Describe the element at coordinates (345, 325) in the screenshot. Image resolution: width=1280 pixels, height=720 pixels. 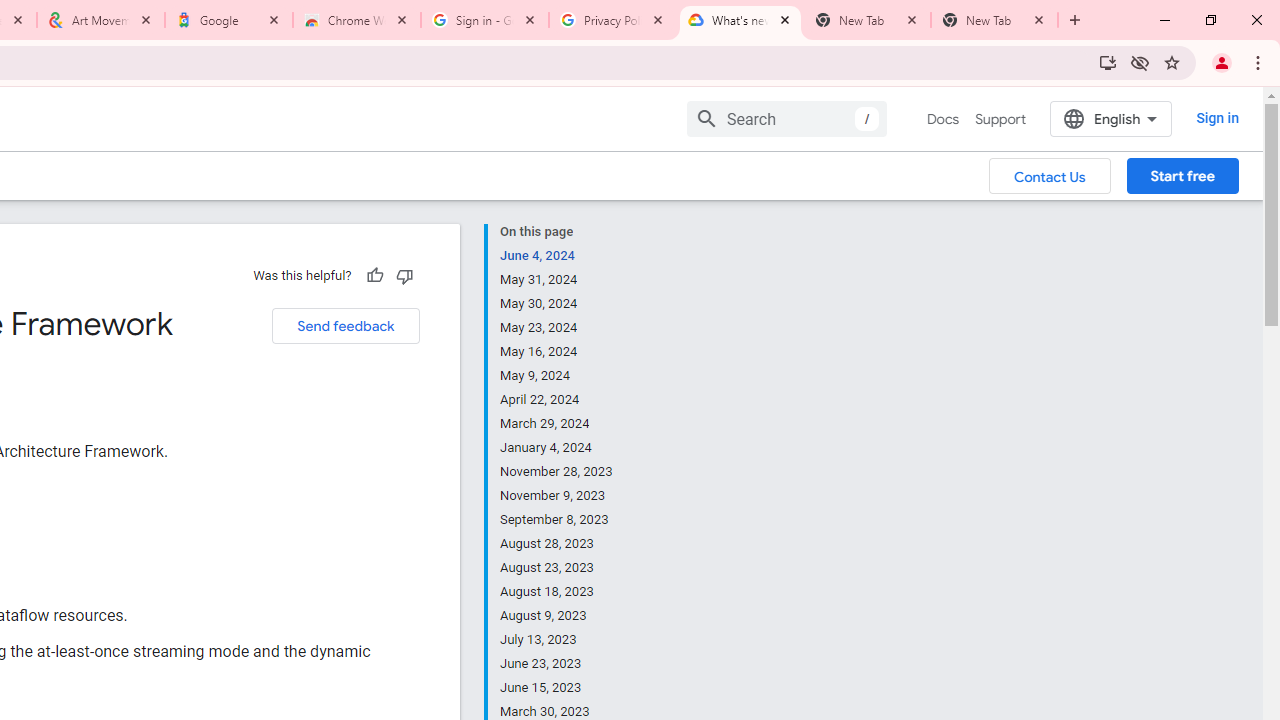
I see `'Send feedback'` at that location.